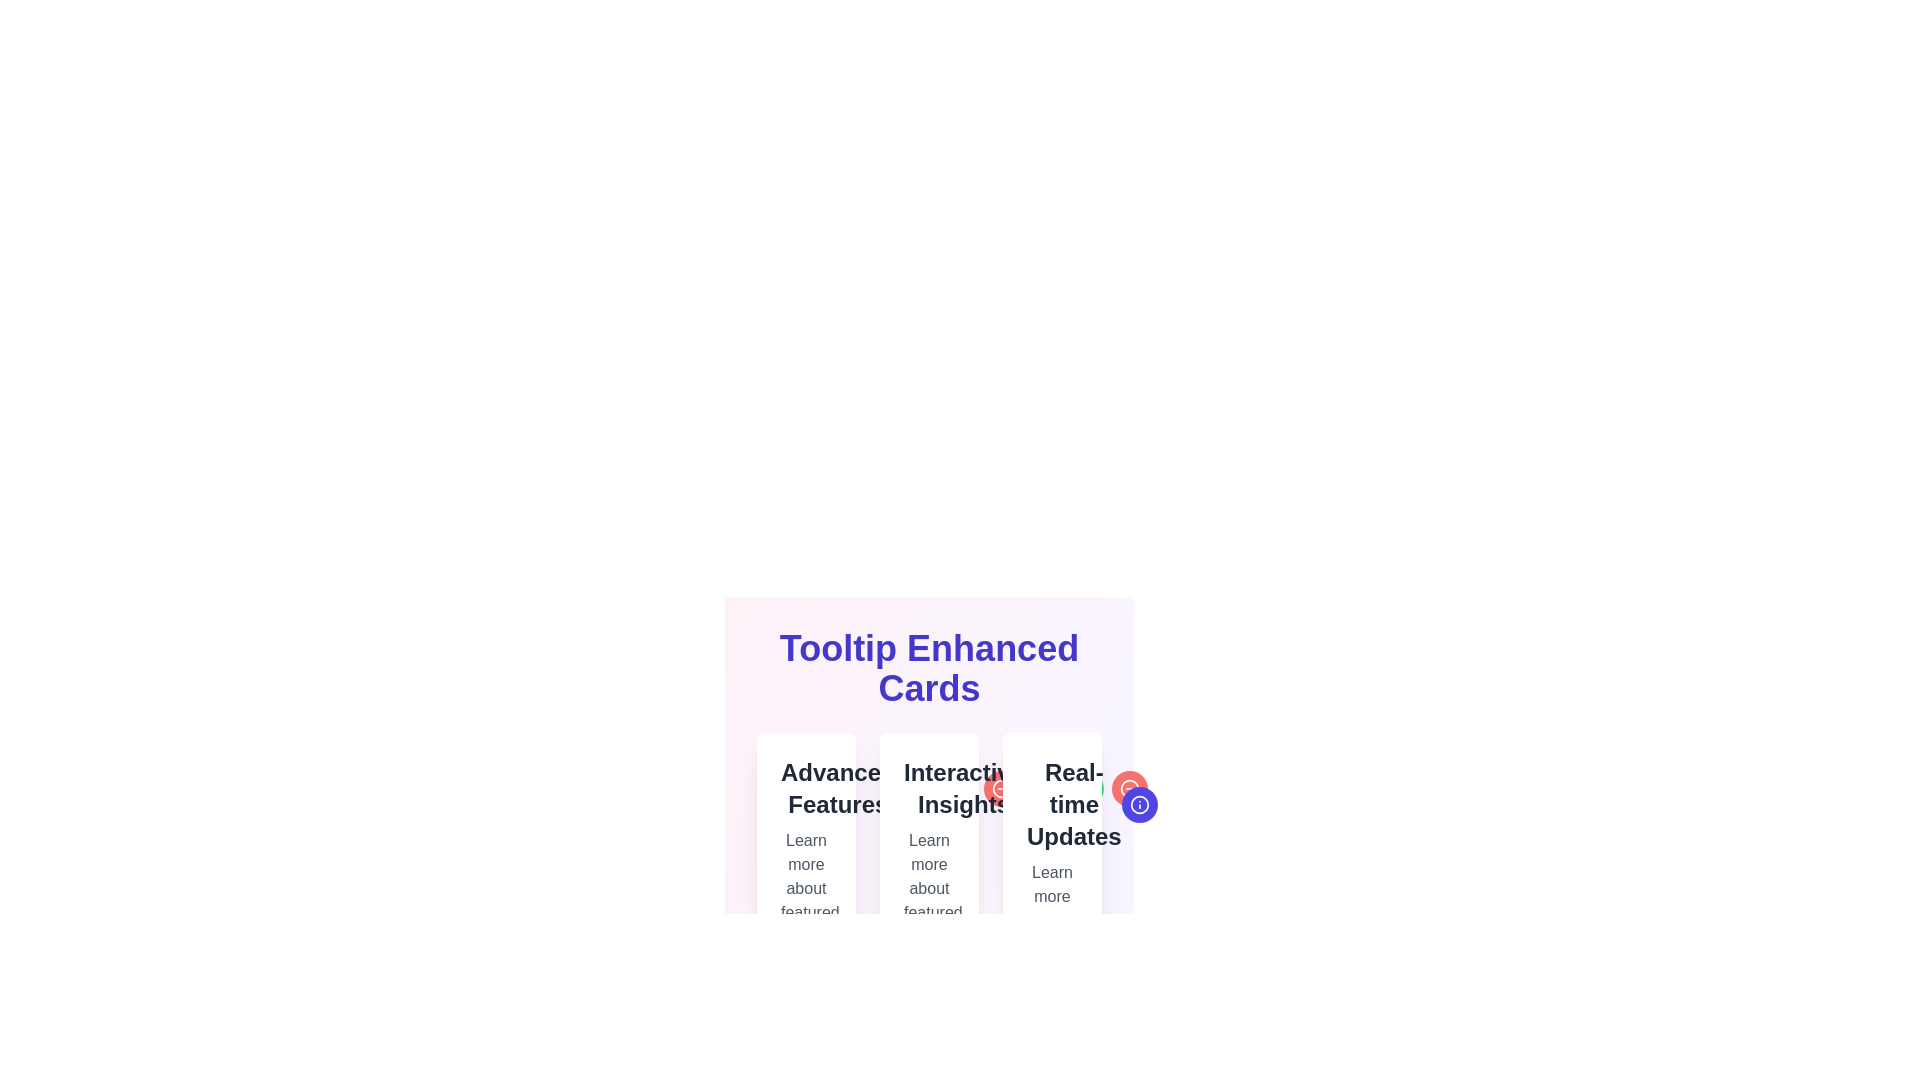  What do you see at coordinates (1139, 804) in the screenshot?
I see `the circular button with an indigo background and information icon` at bounding box center [1139, 804].